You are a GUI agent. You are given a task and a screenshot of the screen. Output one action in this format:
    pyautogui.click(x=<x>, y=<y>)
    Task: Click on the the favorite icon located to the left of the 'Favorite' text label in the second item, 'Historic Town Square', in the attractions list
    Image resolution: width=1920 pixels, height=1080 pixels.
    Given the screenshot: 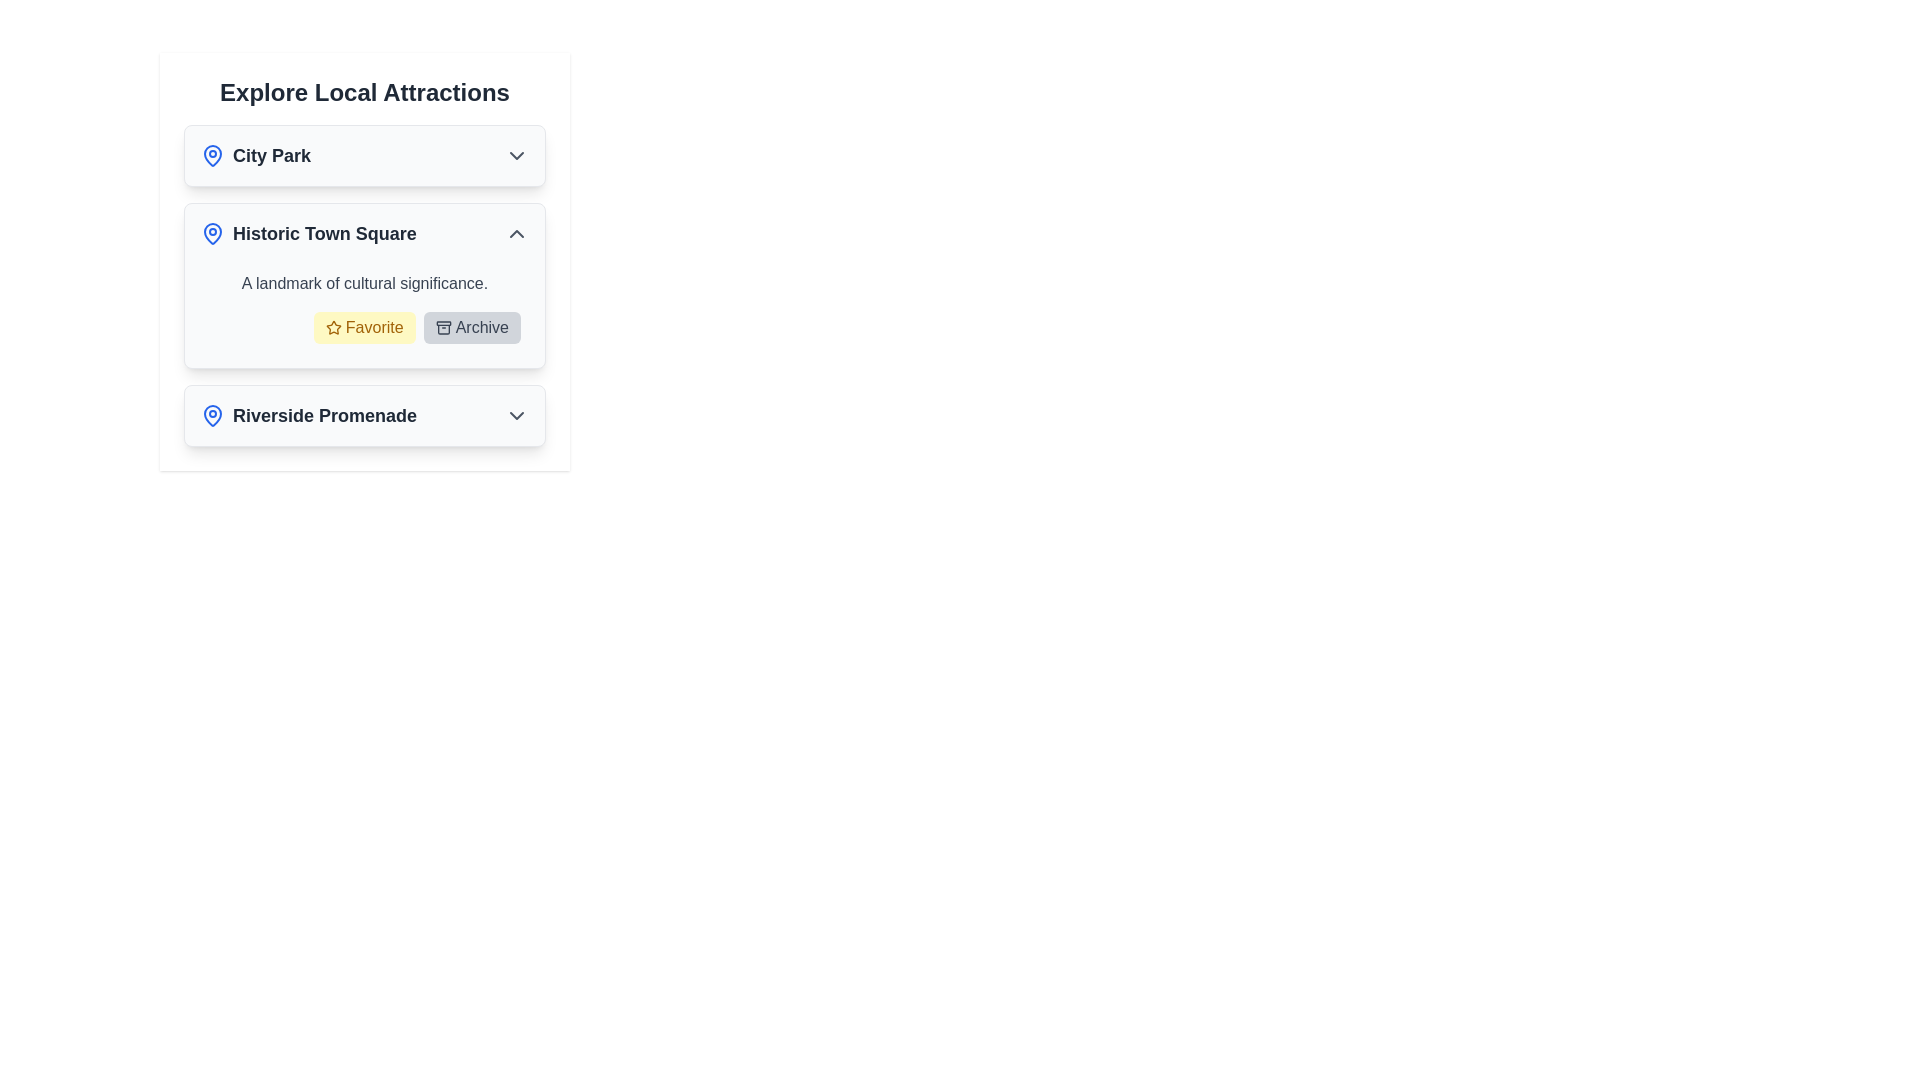 What is the action you would take?
    pyautogui.click(x=333, y=326)
    